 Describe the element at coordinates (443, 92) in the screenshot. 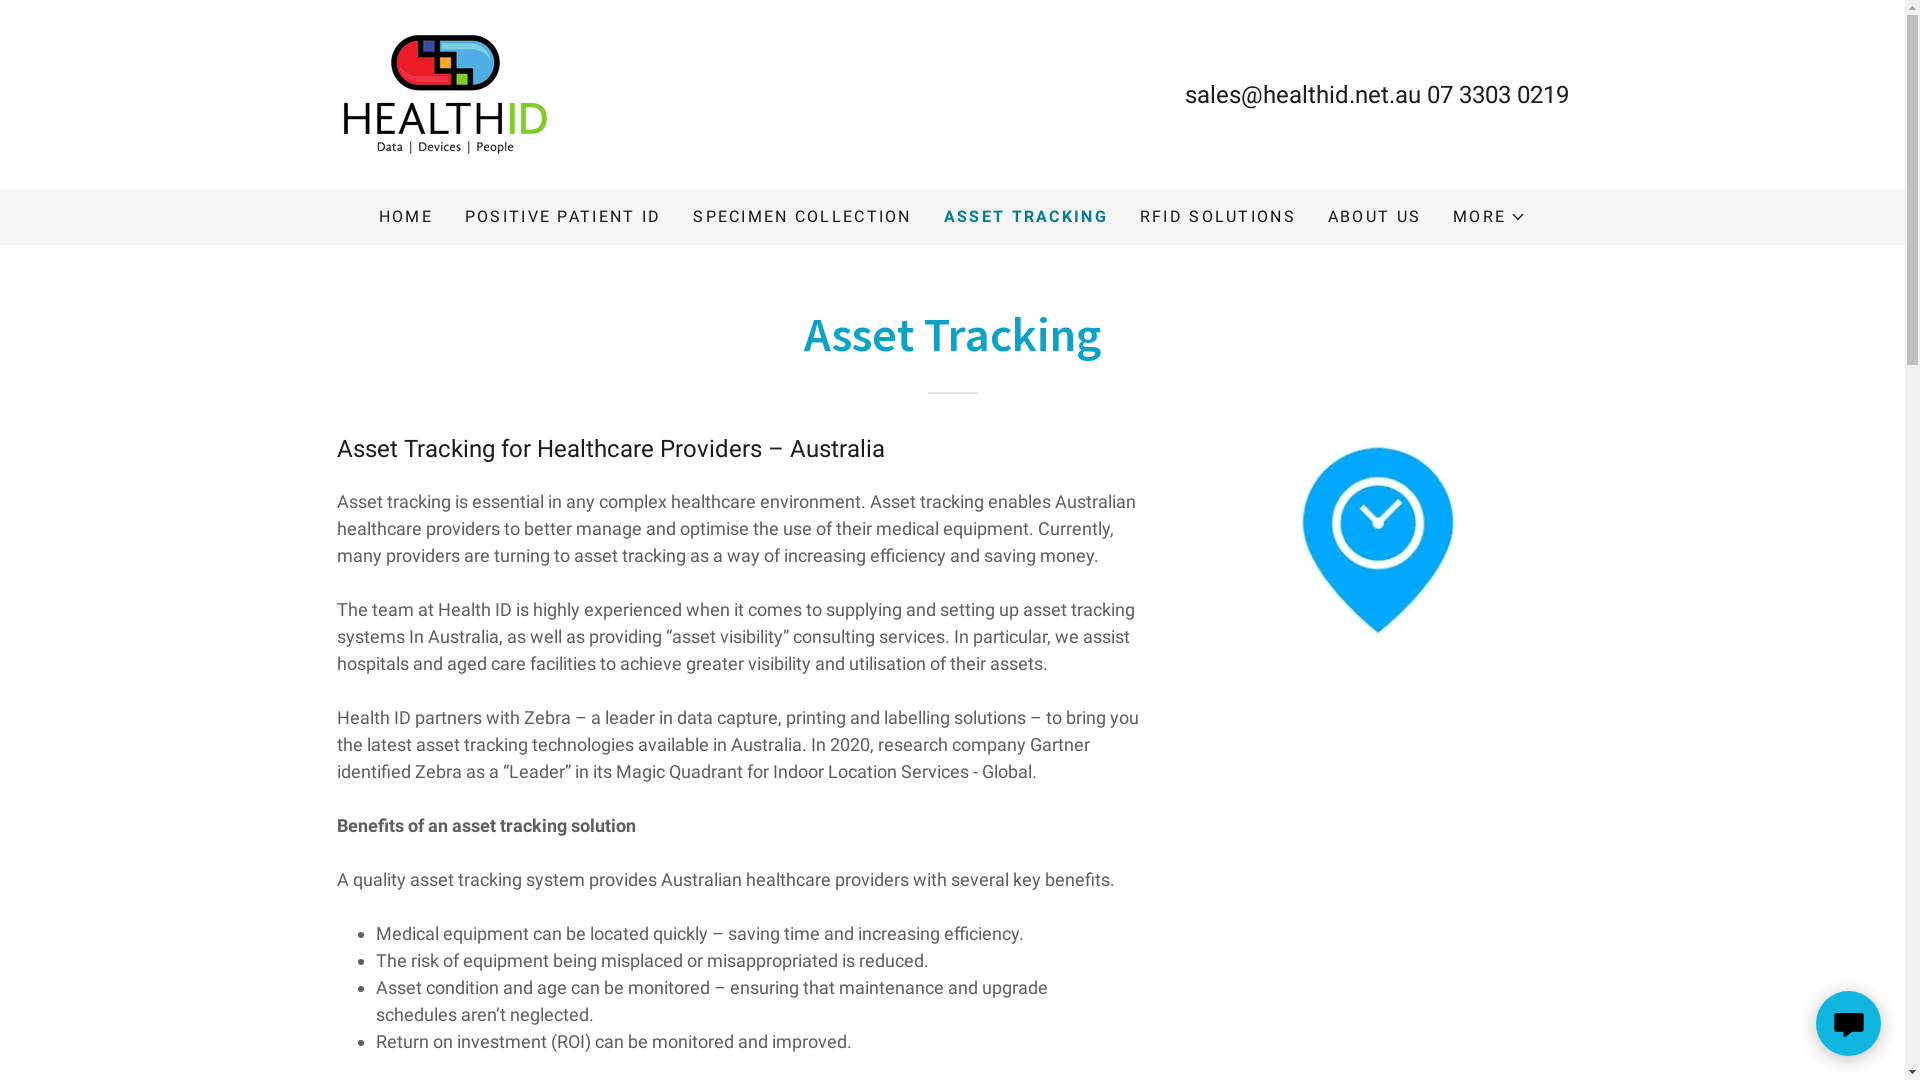

I see `'Health ID'` at that location.